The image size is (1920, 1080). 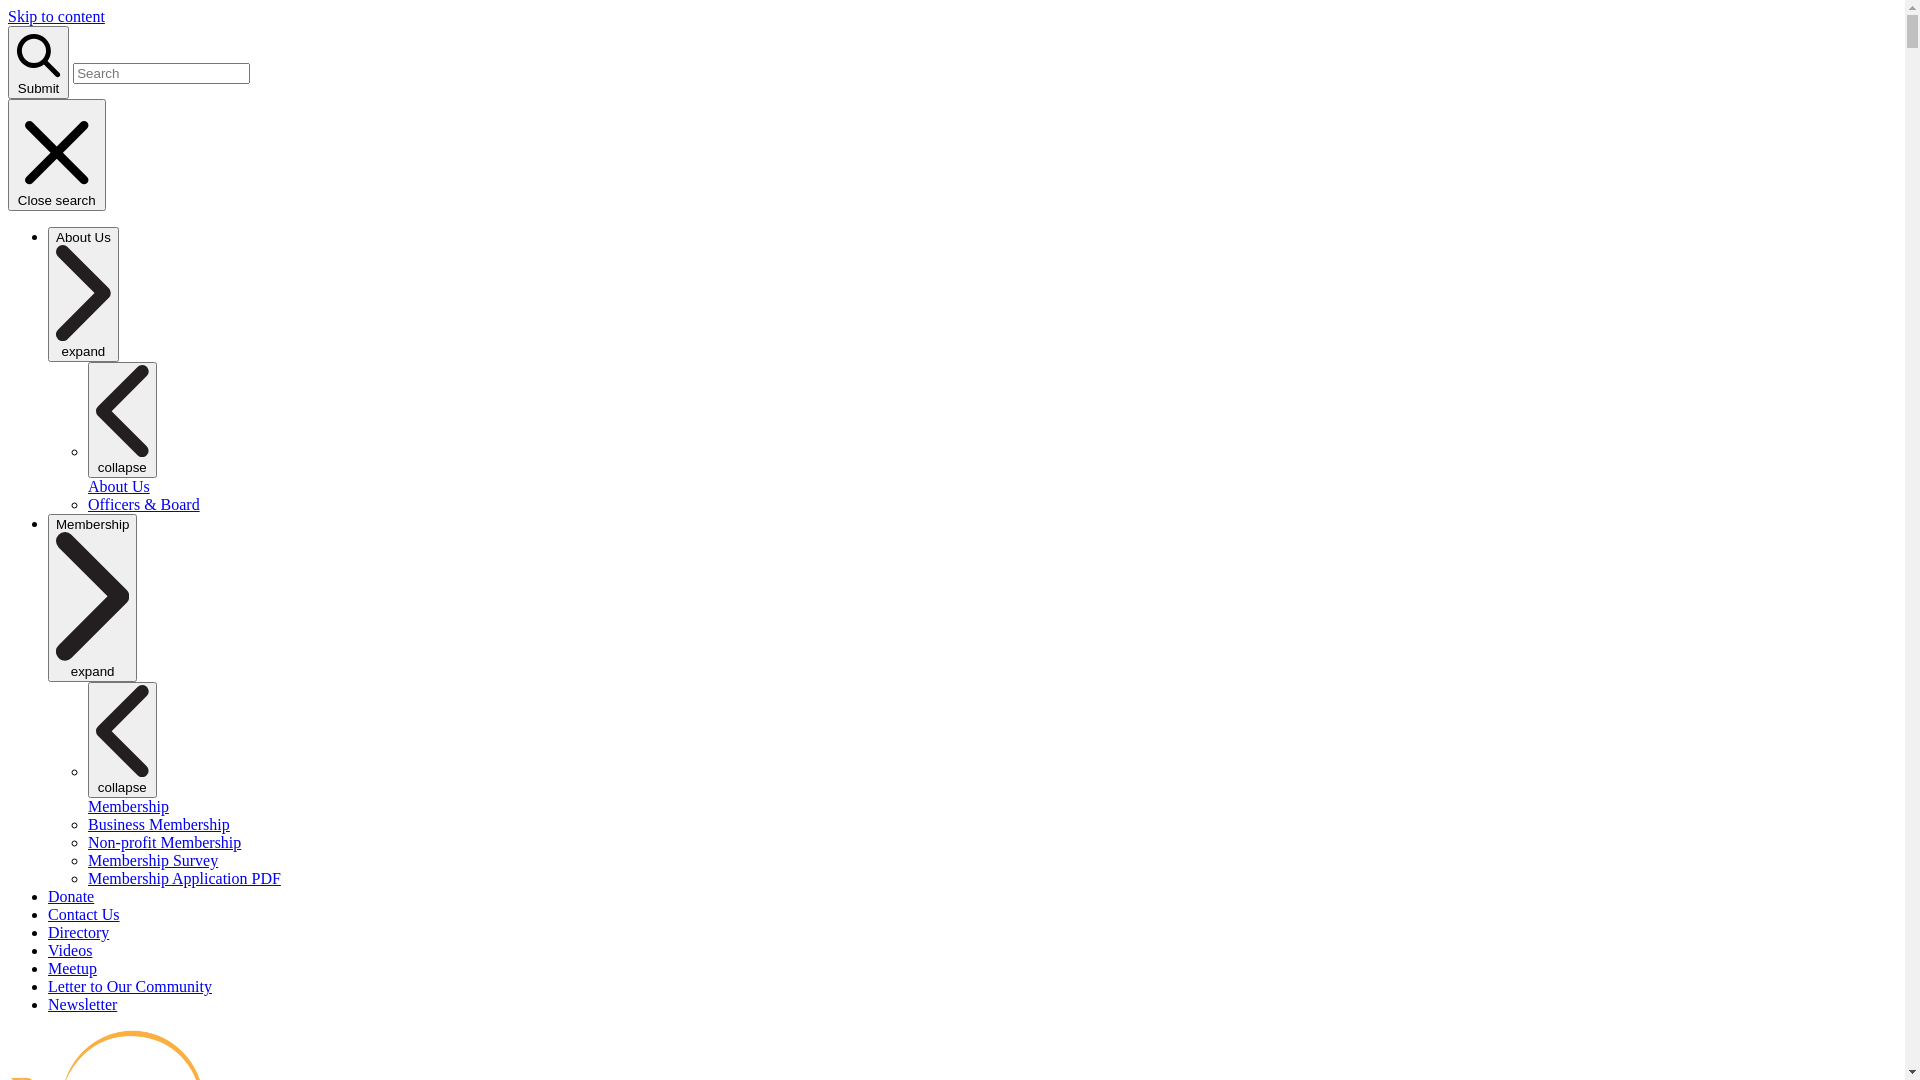 What do you see at coordinates (71, 895) in the screenshot?
I see `'Donate'` at bounding box center [71, 895].